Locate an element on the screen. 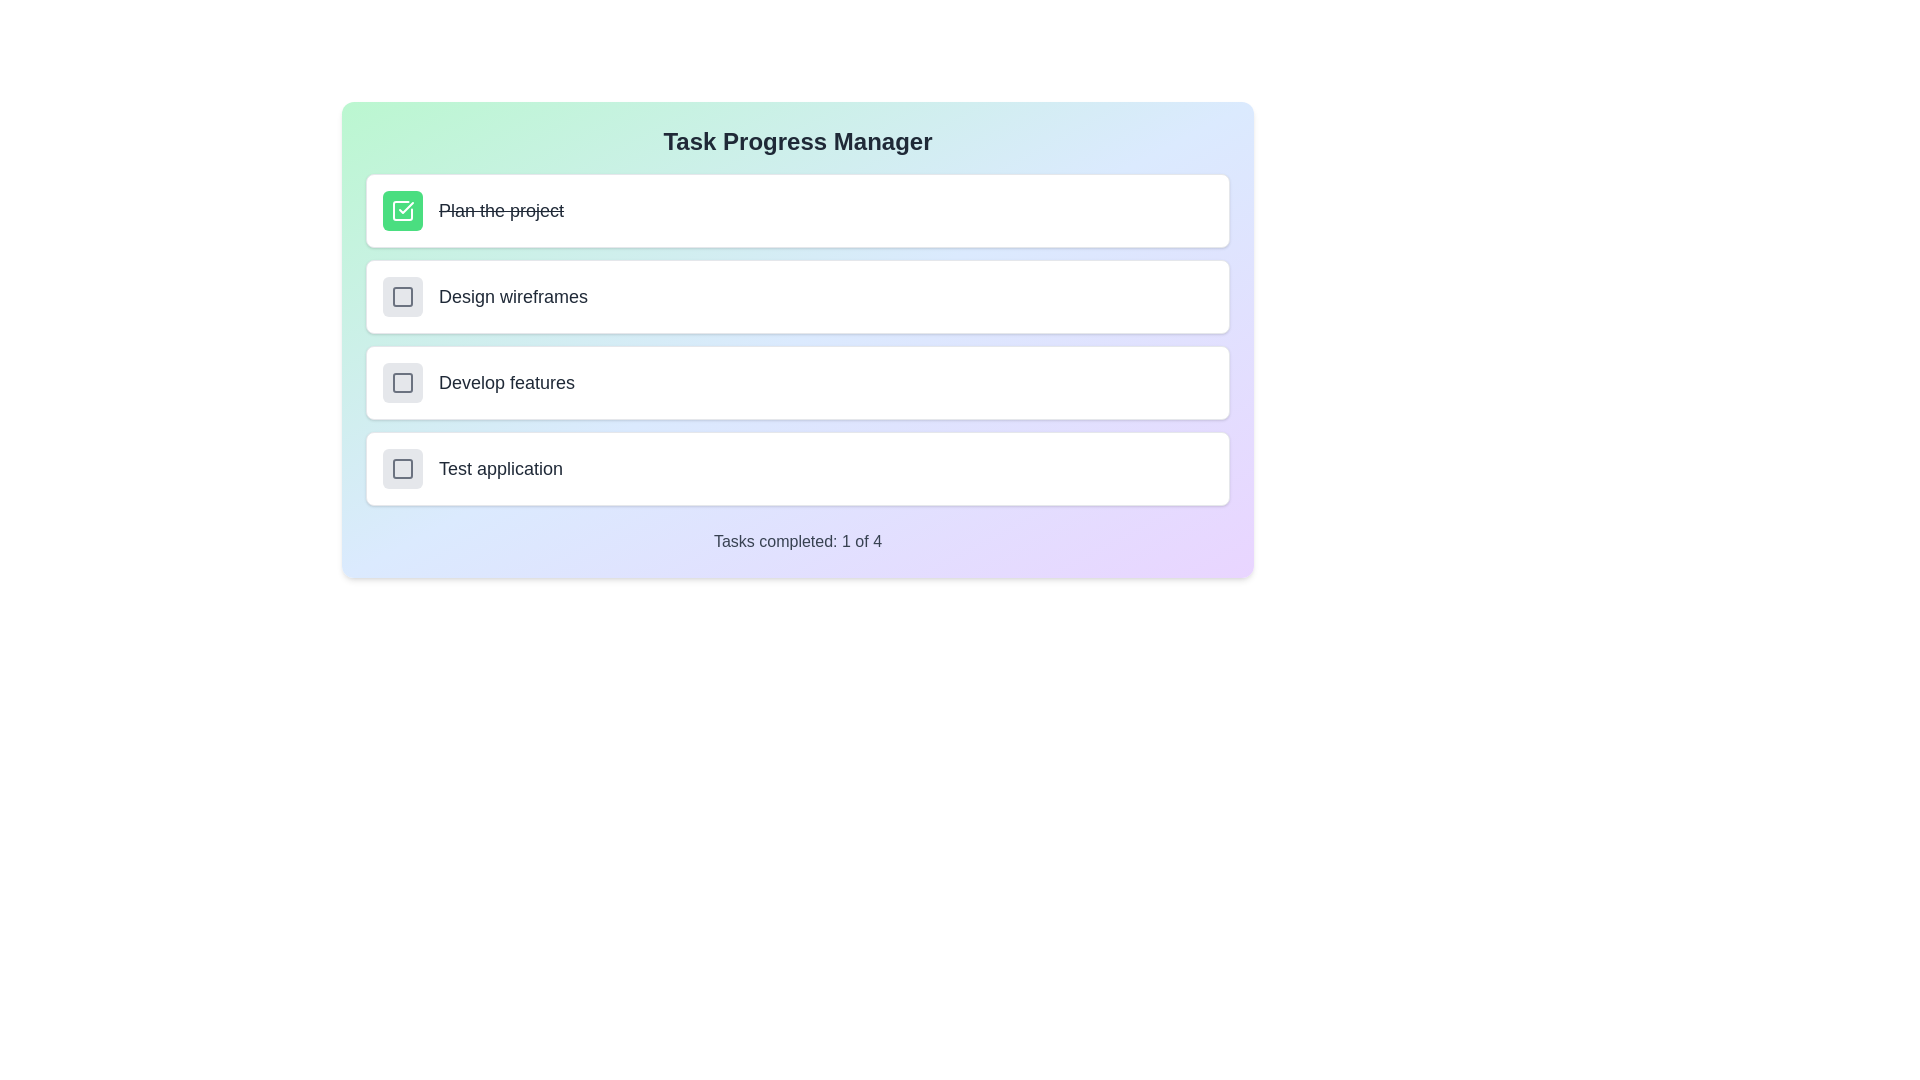 The image size is (1920, 1080). the Checkbox or state indicator element located at the bottom section of the task list, adjacent to the 'Test application' text label is located at coordinates (402, 469).